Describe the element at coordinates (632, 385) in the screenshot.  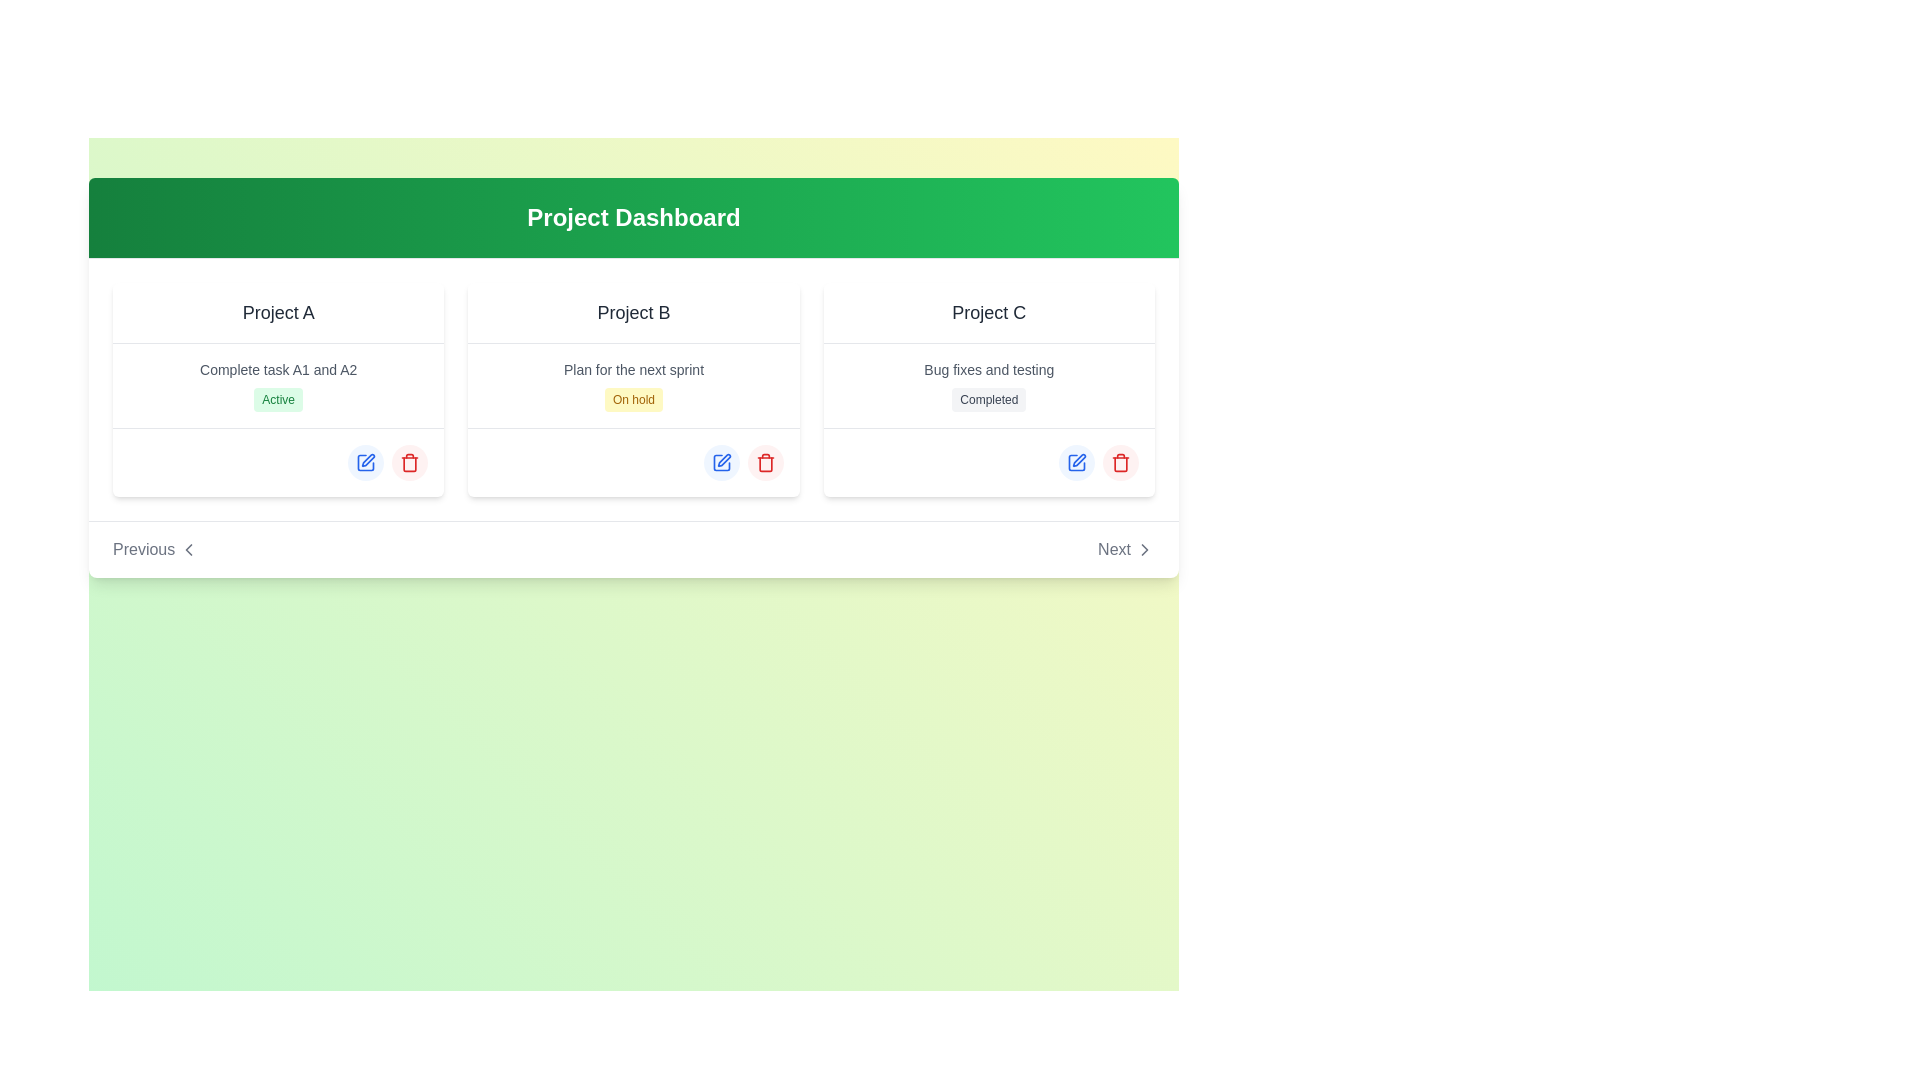
I see `the Informational text component that contains 'Plan for the next sprint' and 'On hold', located in the middle section of the Project B card` at that location.